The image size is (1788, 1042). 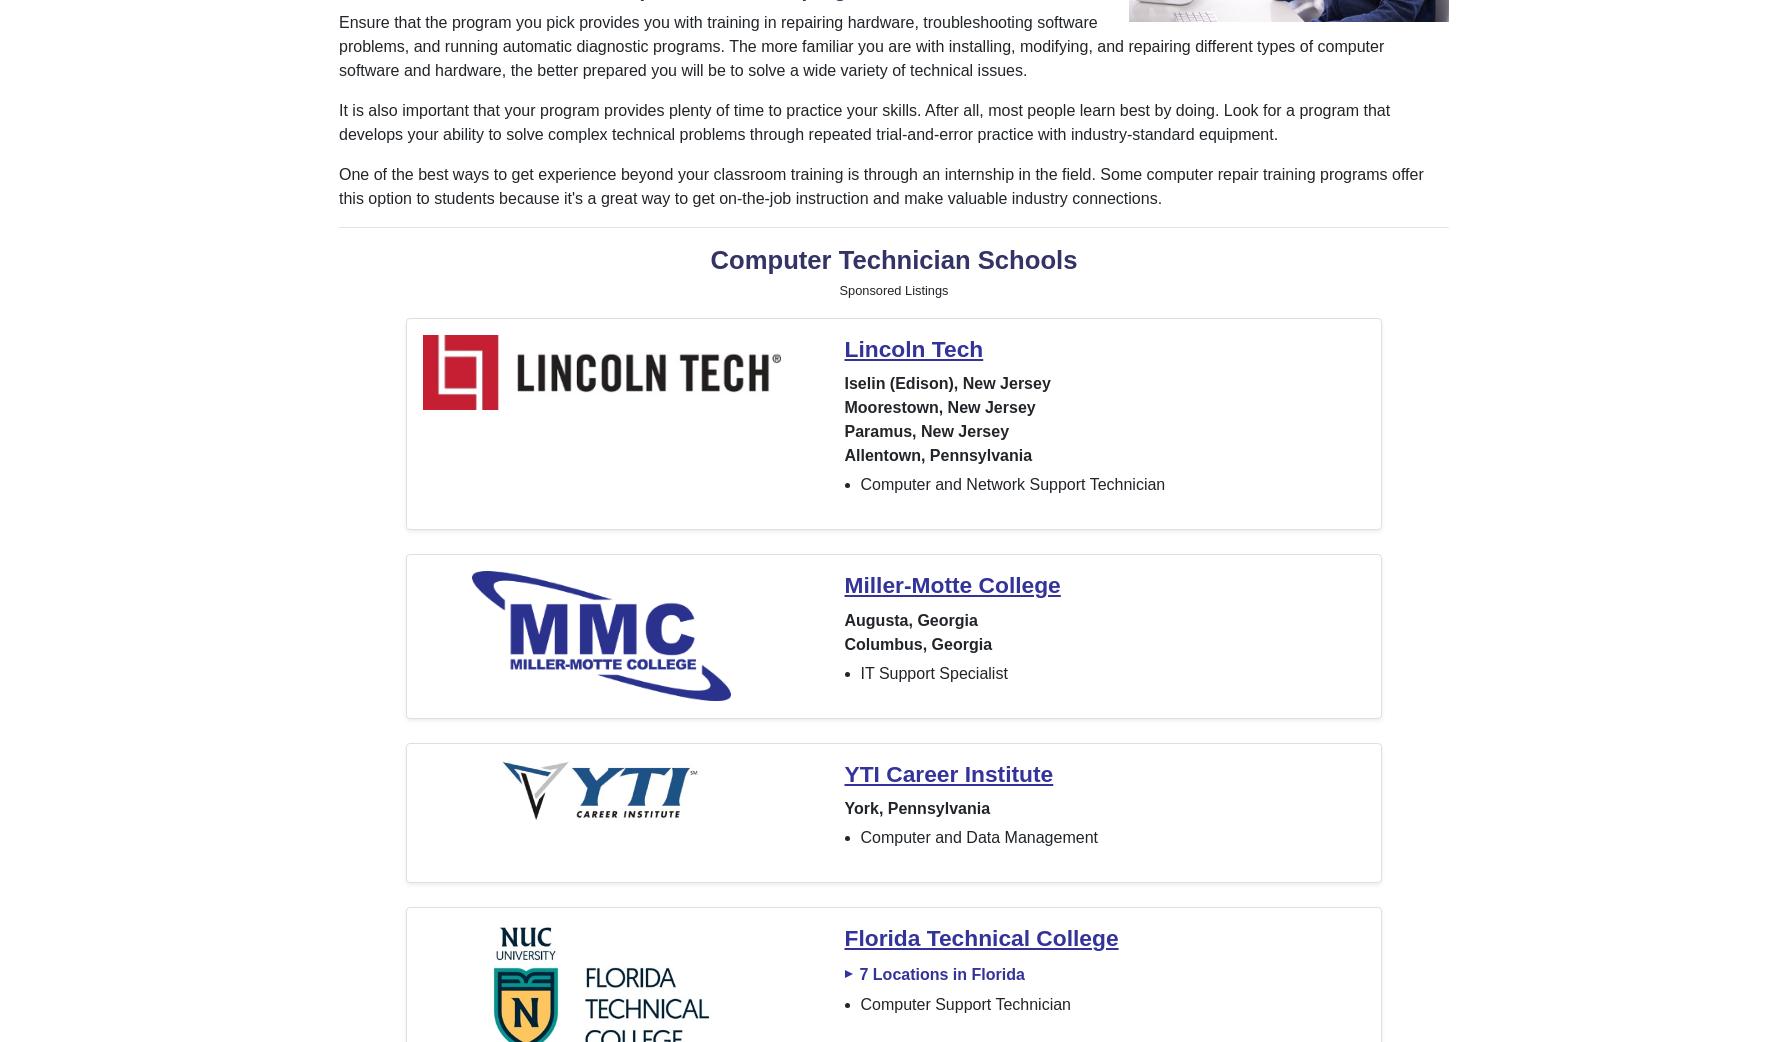 What do you see at coordinates (937, 455) in the screenshot?
I see `'Allentown, Pennsylvania'` at bounding box center [937, 455].